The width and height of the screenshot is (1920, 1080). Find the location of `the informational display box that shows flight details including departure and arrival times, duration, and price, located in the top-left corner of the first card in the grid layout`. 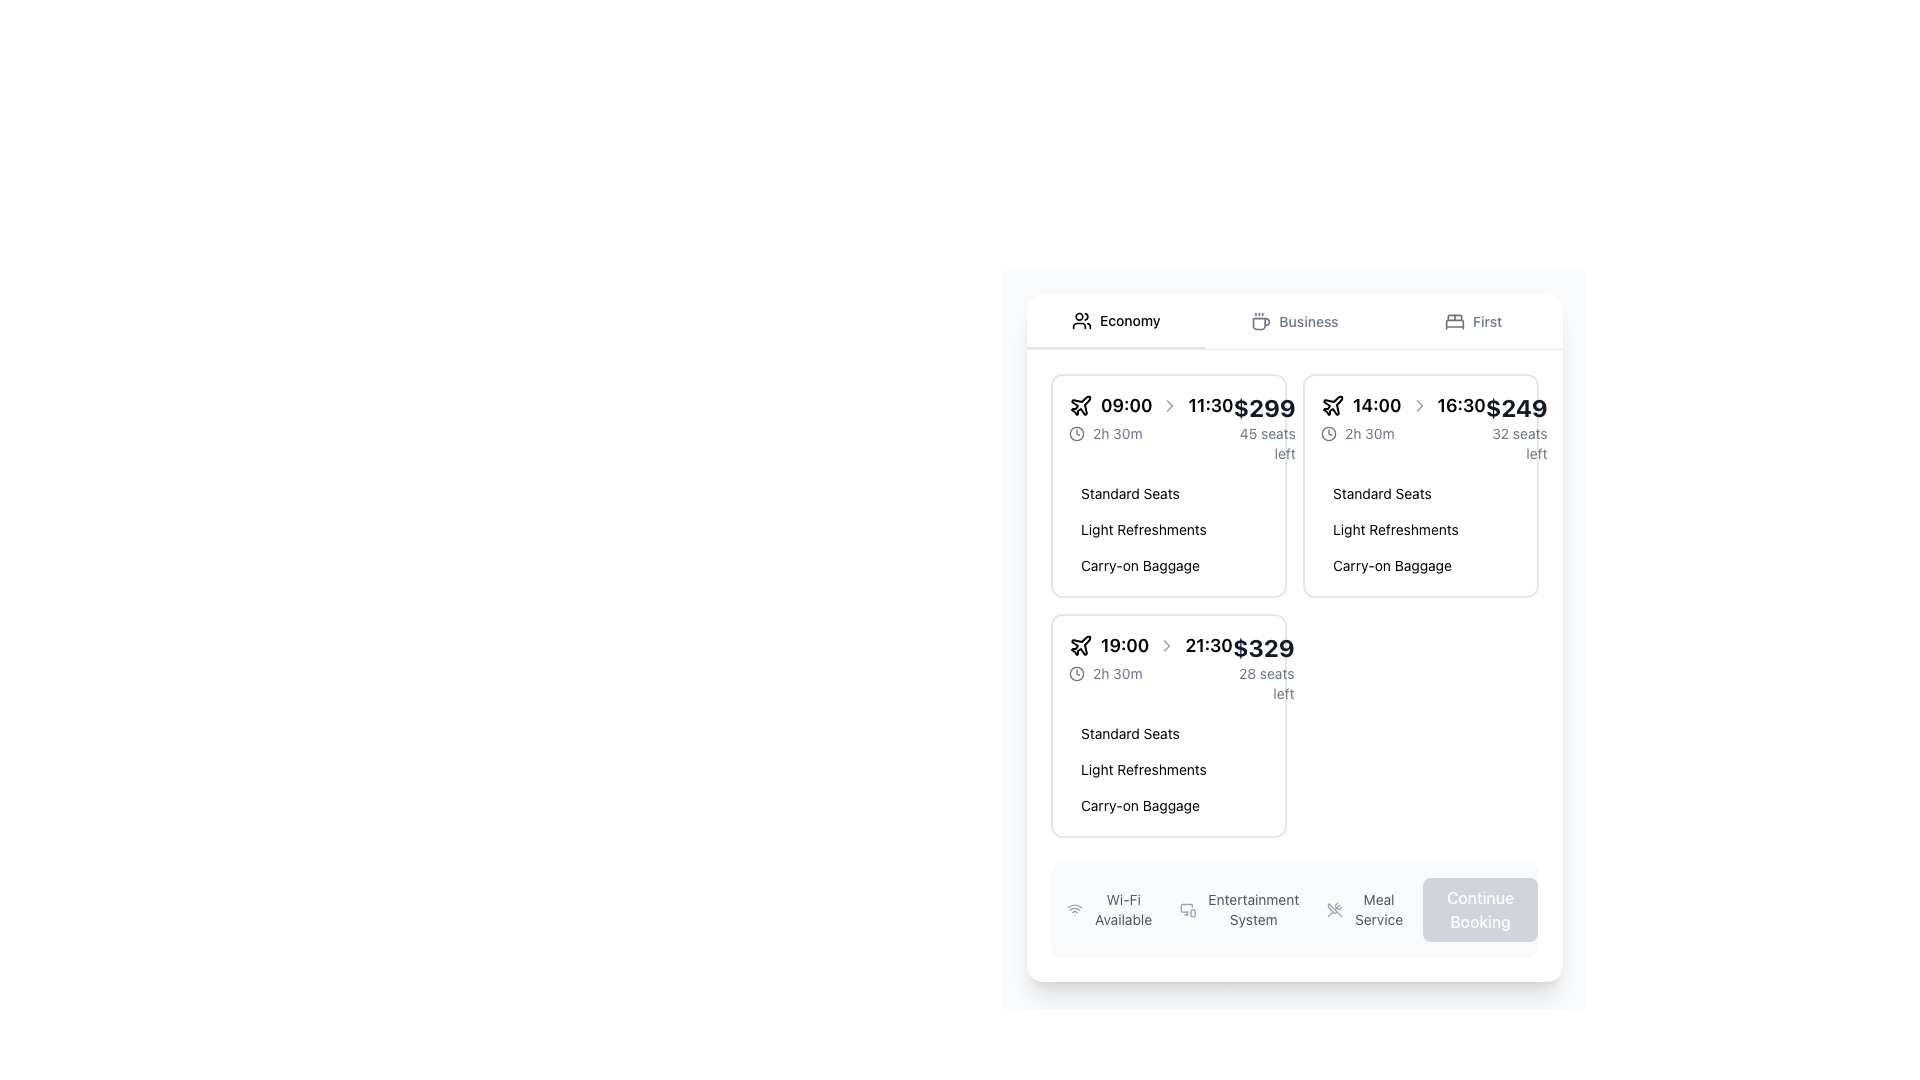

the informational display box that shows flight details including departure and arrival times, duration, and price, located in the top-left corner of the first card in the grid layout is located at coordinates (1169, 427).